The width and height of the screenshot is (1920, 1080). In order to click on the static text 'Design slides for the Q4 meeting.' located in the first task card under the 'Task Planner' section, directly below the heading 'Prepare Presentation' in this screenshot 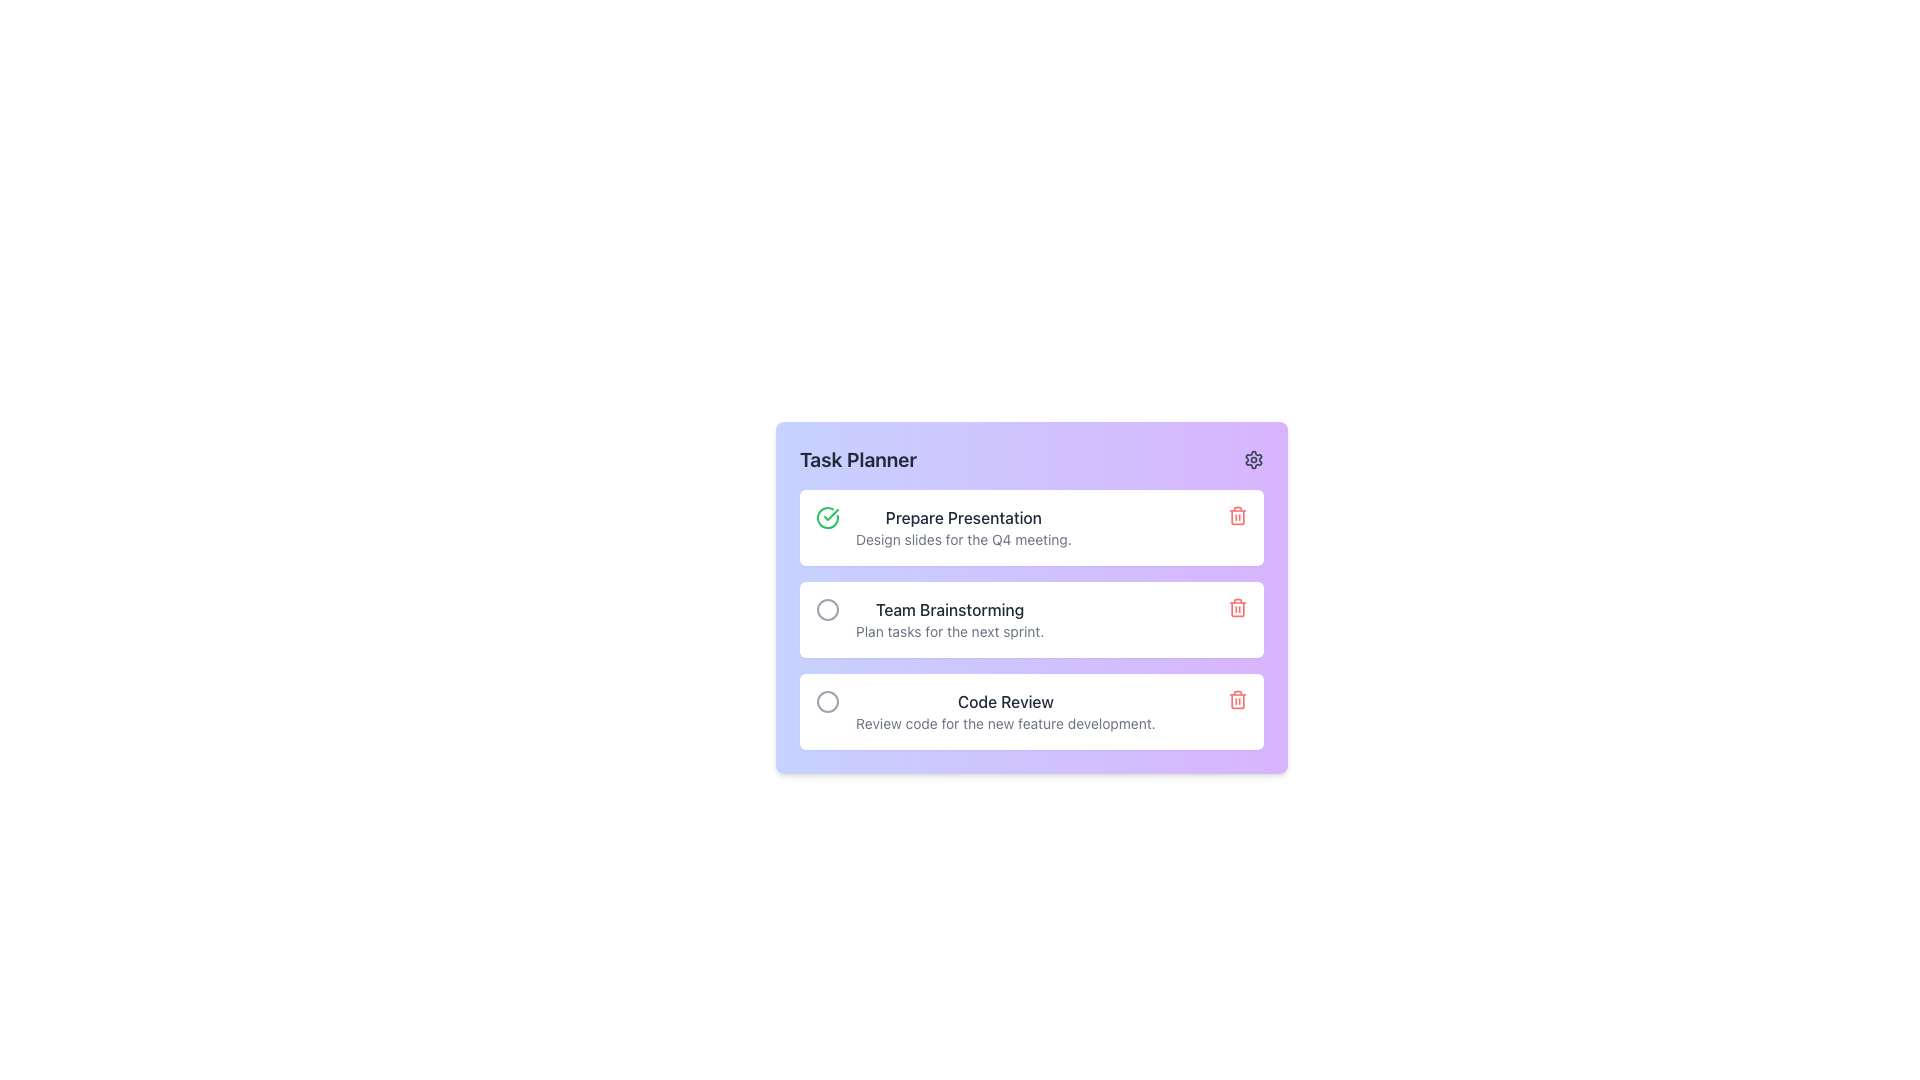, I will do `click(963, 540)`.